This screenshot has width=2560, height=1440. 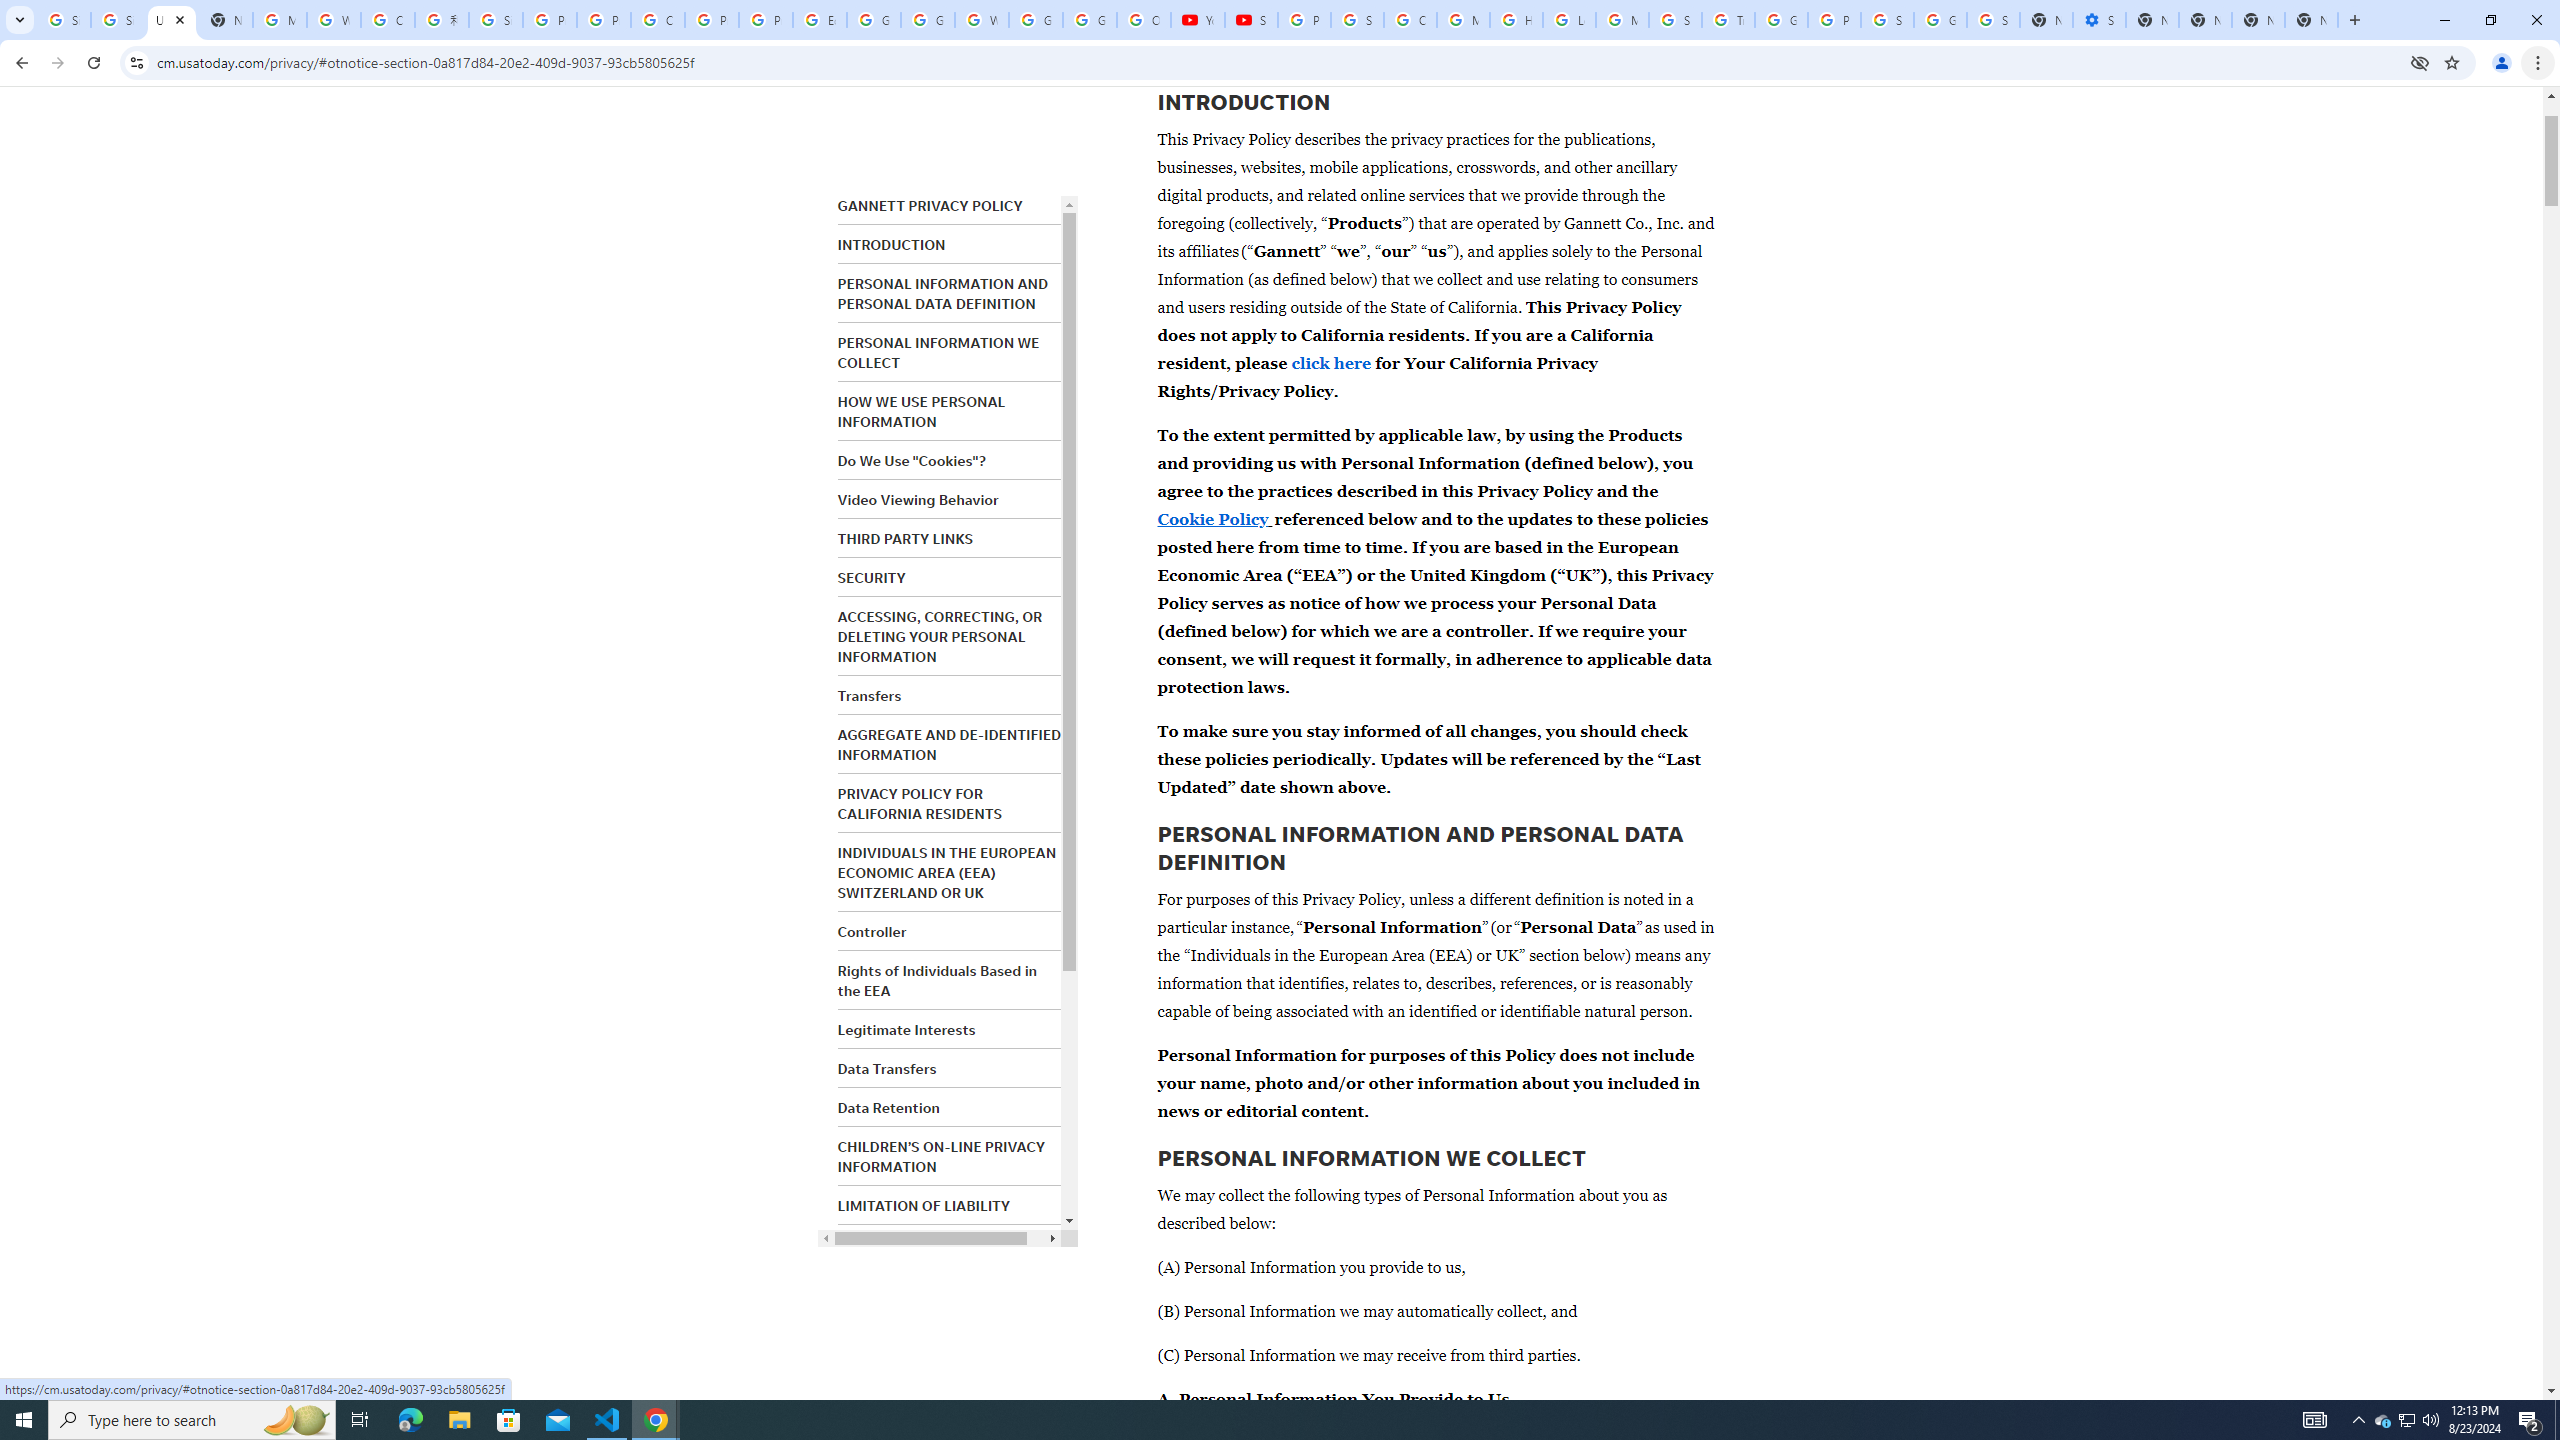 What do you see at coordinates (904, 539) in the screenshot?
I see `'THIRD PARTY LINKS'` at bounding box center [904, 539].